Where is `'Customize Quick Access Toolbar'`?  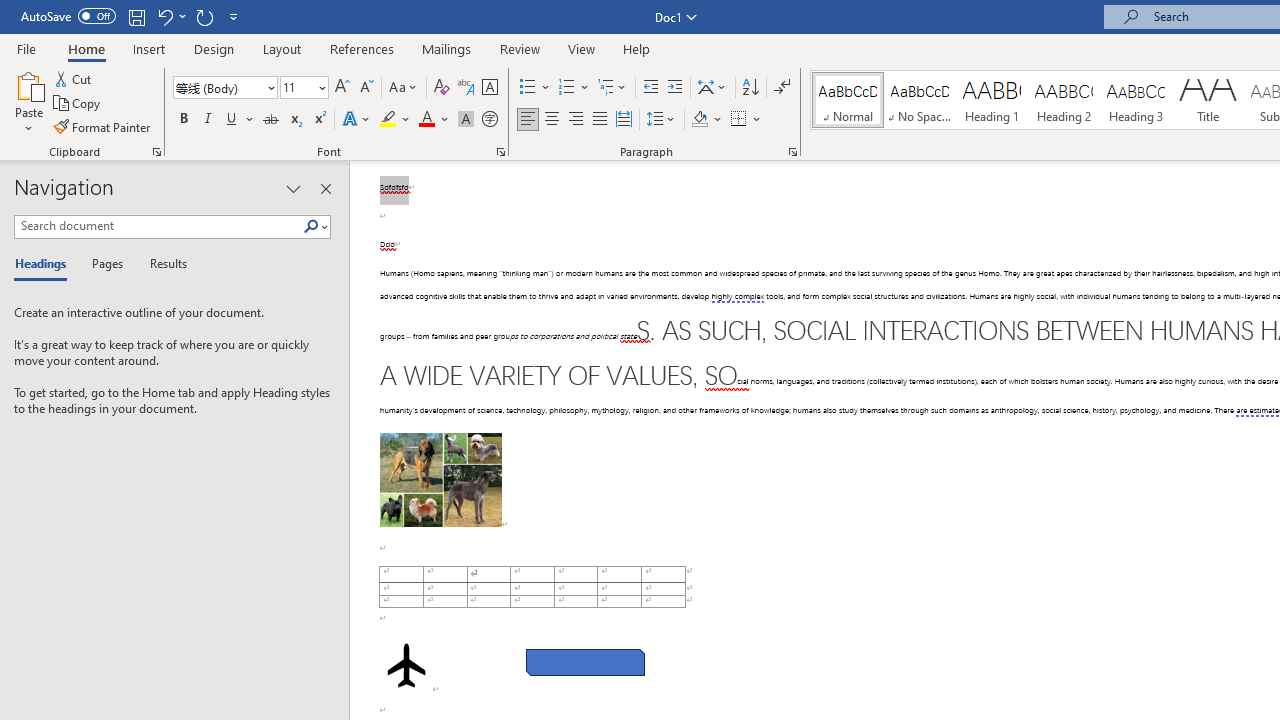 'Customize Quick Access Toolbar' is located at coordinates (234, 16).